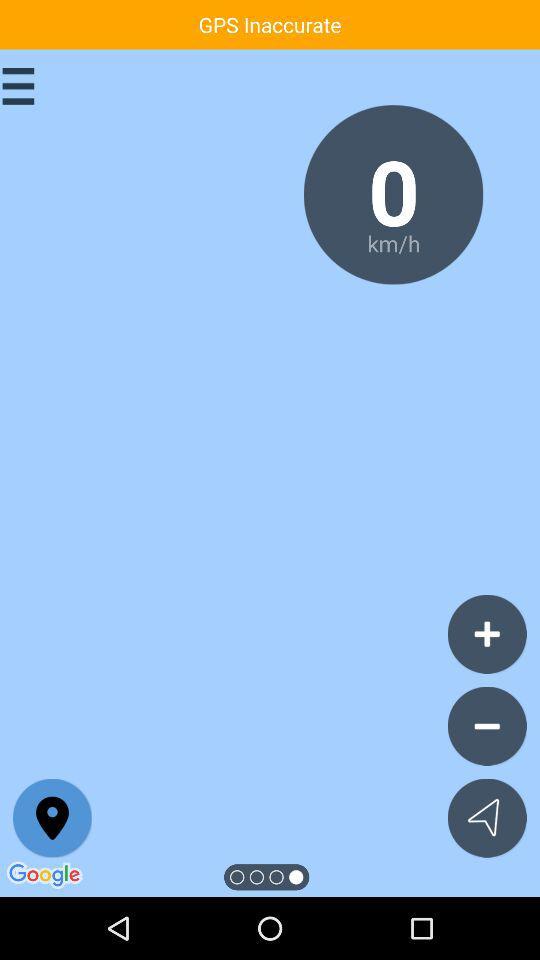  Describe the element at coordinates (486, 818) in the screenshot. I see `the navigation icon` at that location.